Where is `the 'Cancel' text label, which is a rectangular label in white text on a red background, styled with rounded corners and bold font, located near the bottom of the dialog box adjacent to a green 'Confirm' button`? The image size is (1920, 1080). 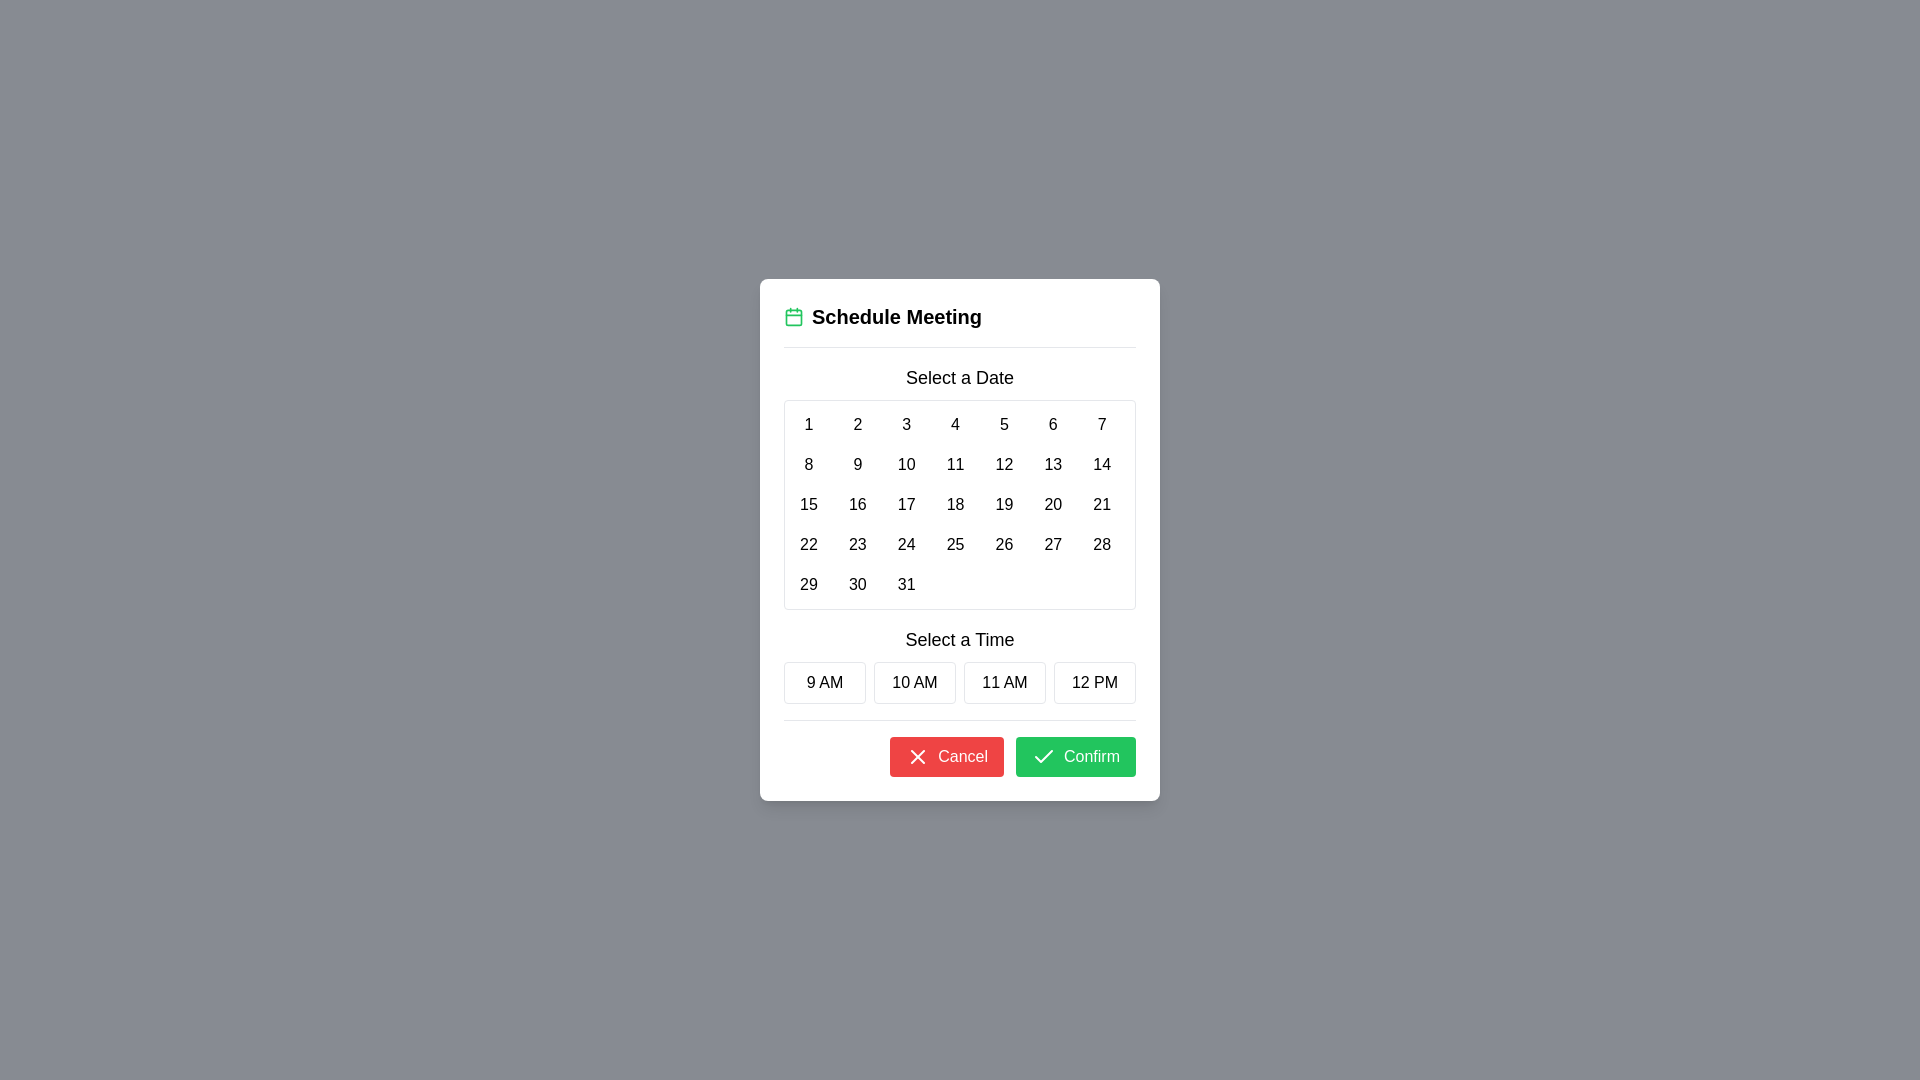
the 'Cancel' text label, which is a rectangular label in white text on a red background, styled with rounded corners and bold font, located near the bottom of the dialog box adjacent to a green 'Confirm' button is located at coordinates (963, 756).